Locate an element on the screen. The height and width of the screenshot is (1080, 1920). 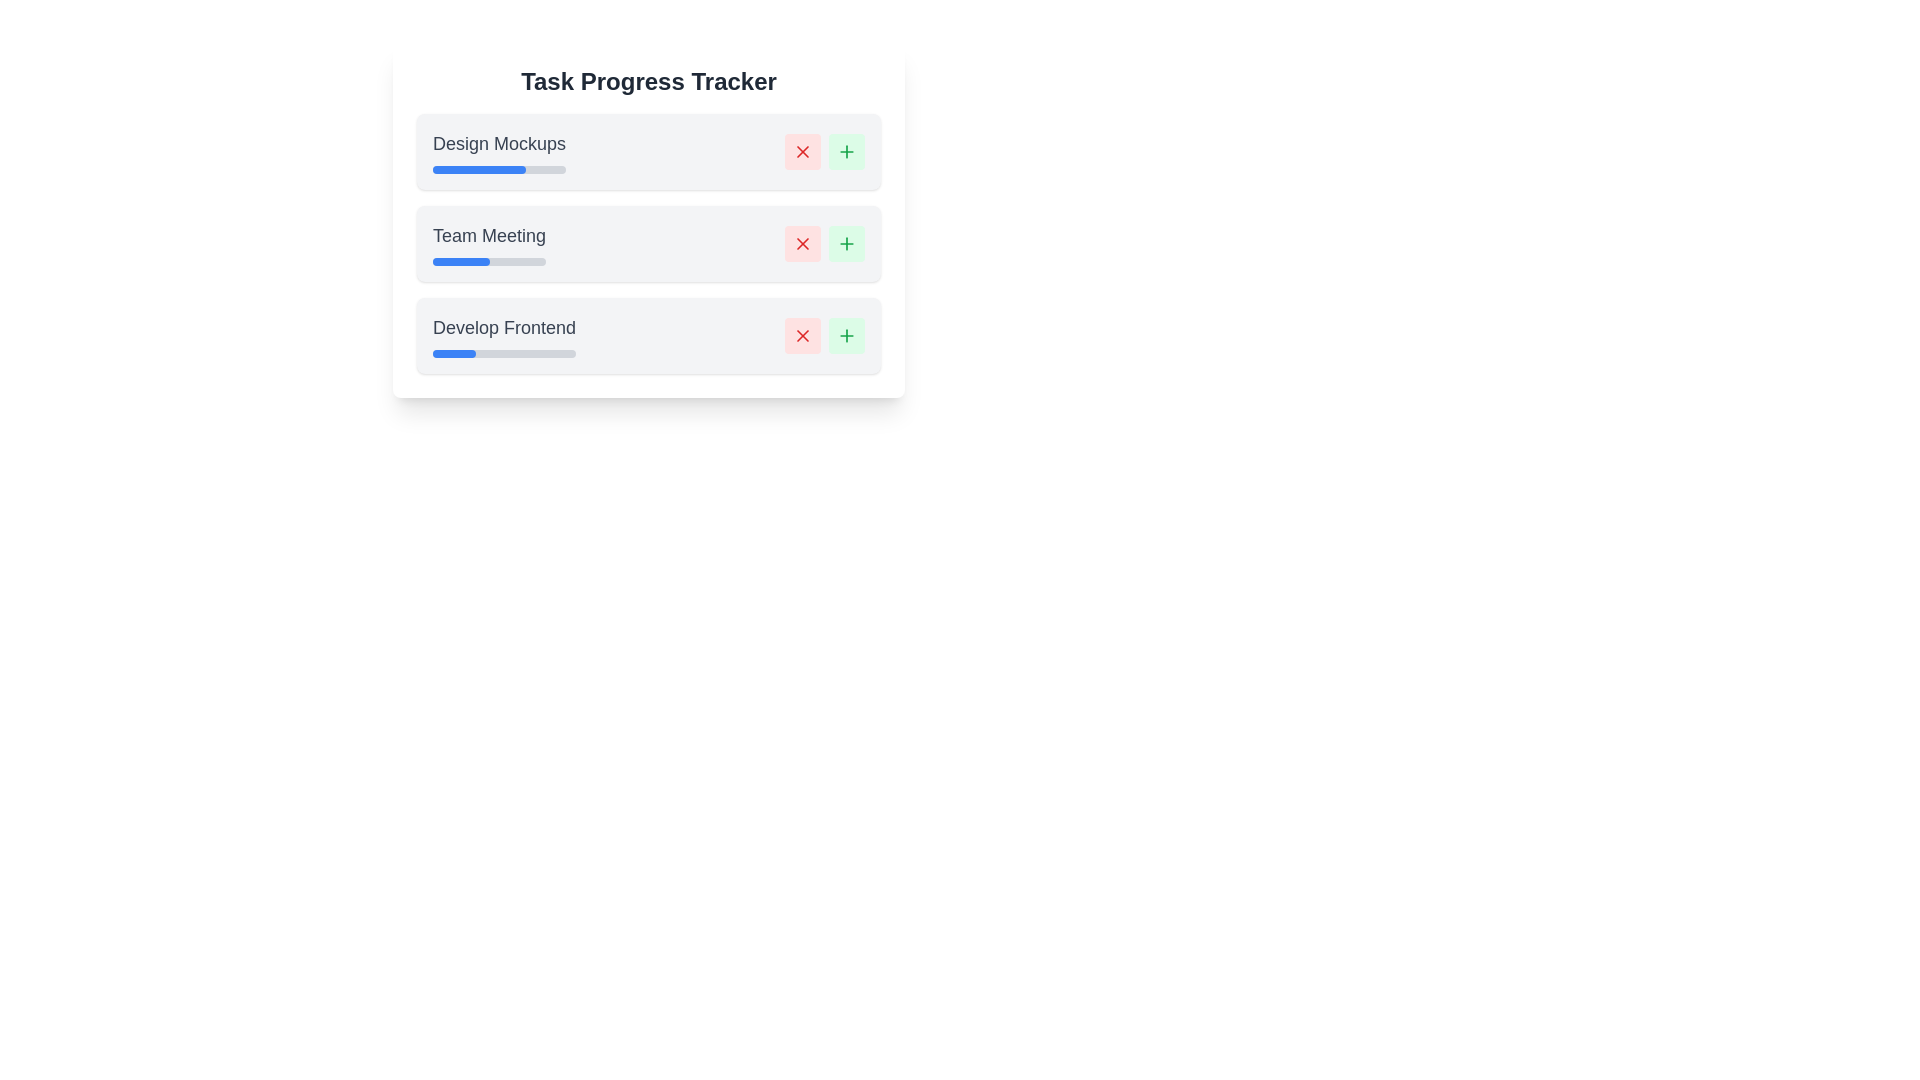
the progress bar to inspect its completion status is located at coordinates (499, 168).